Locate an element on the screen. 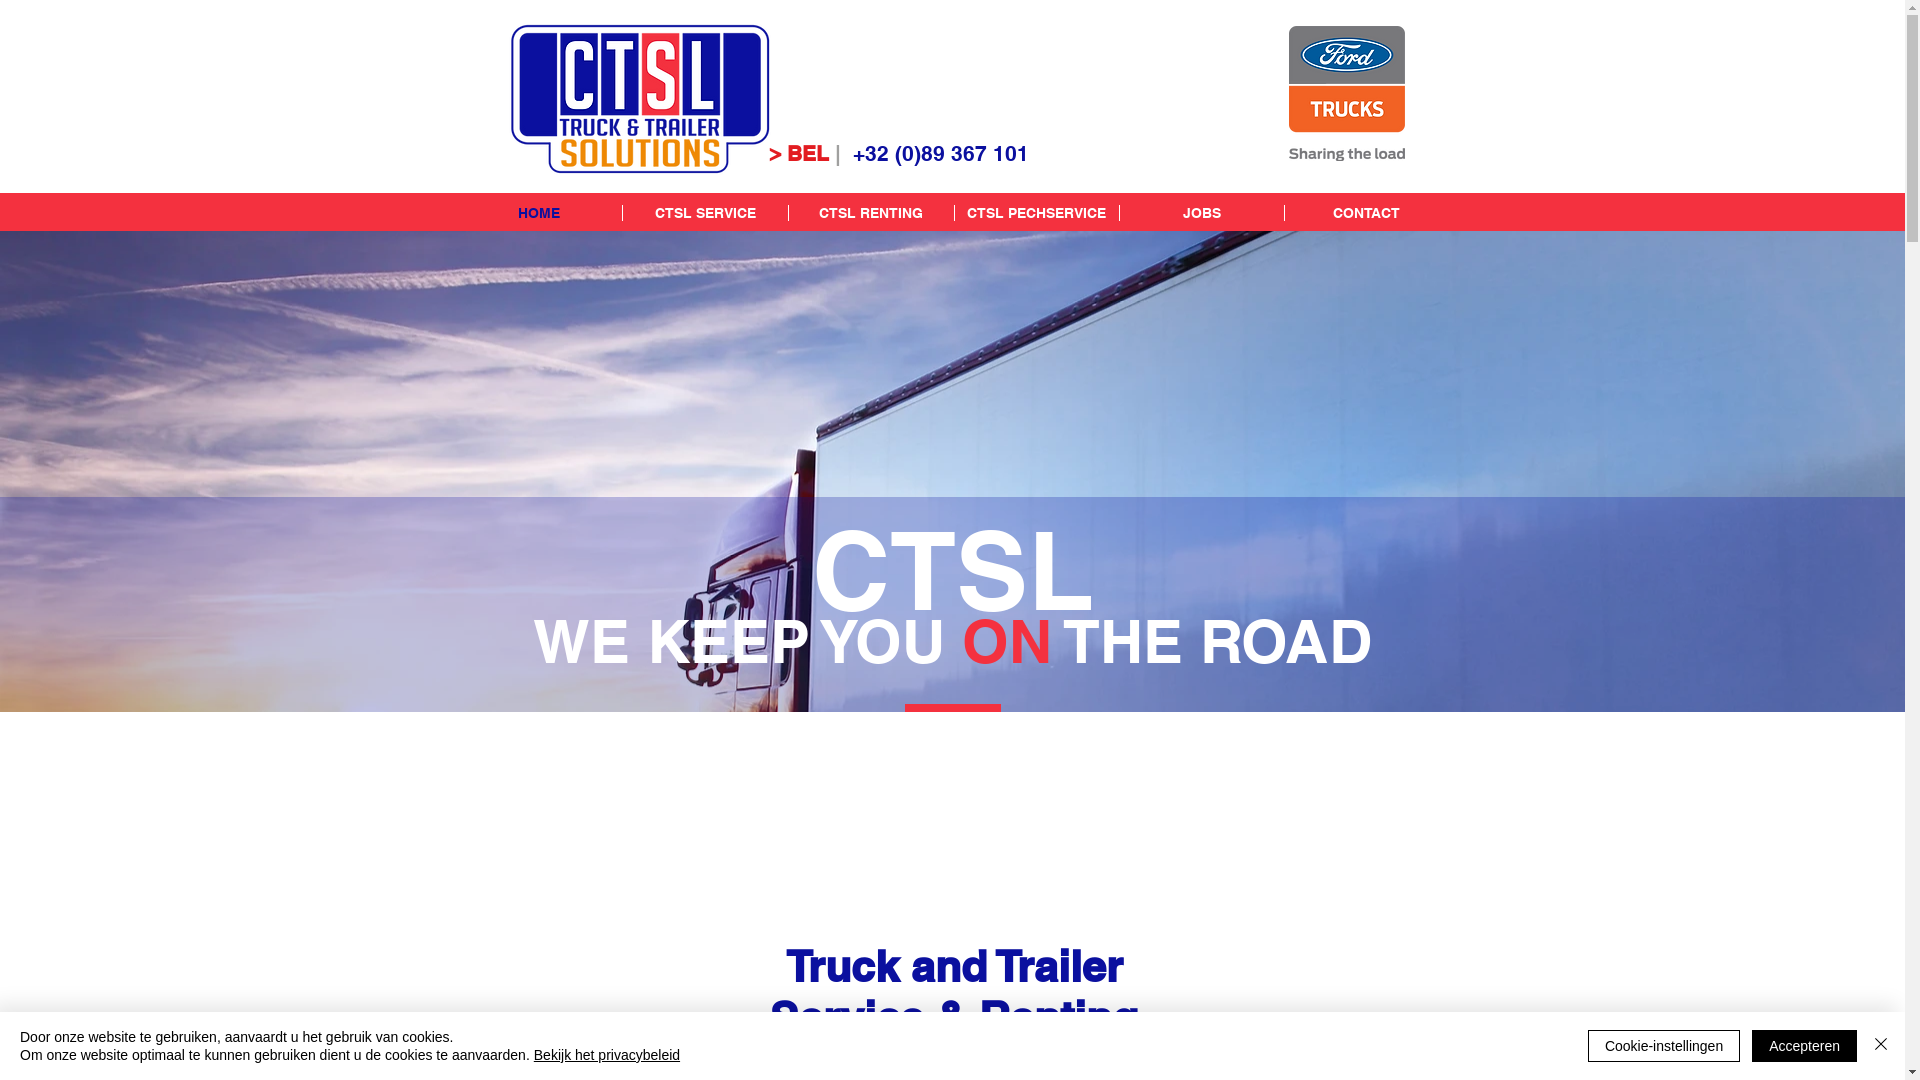 This screenshot has width=1920, height=1080. 'HOME' is located at coordinates (538, 212).